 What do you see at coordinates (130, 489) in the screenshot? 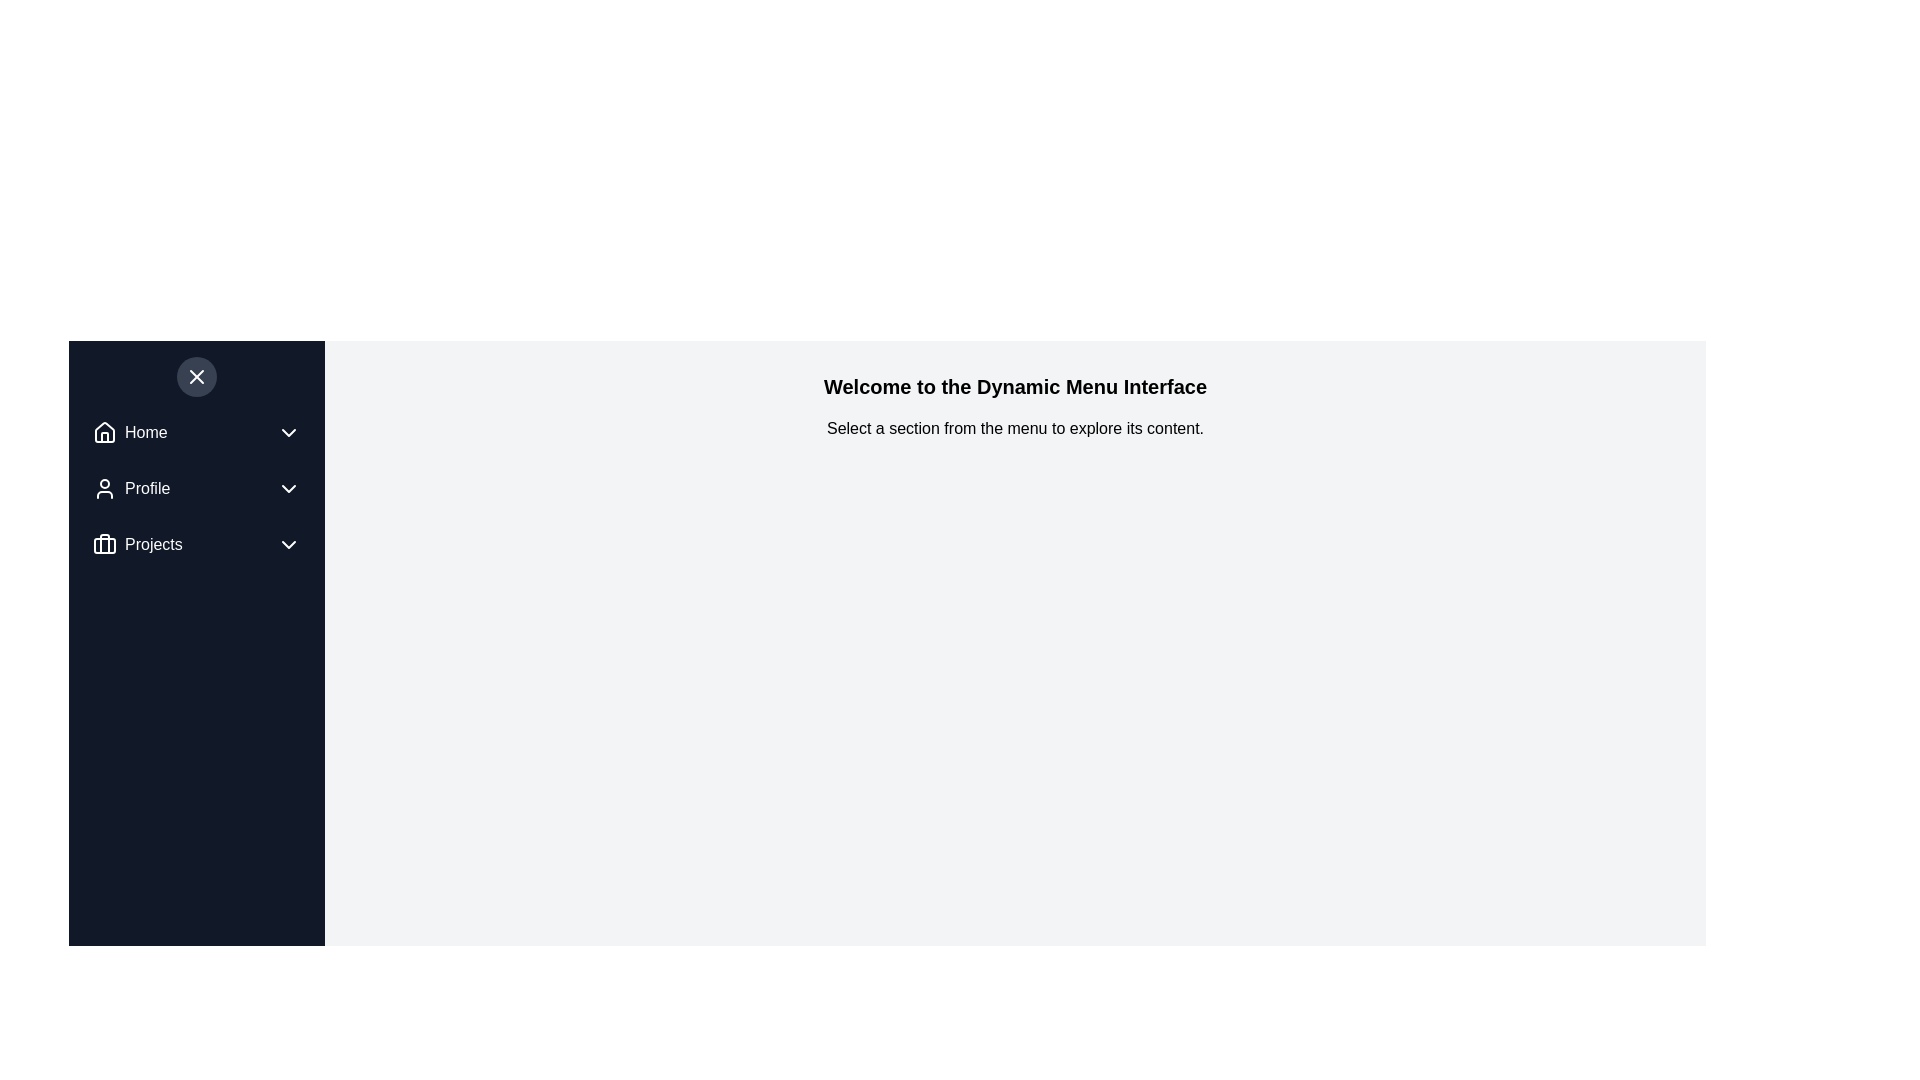
I see `the second menu item in the vertical list located in the left sidebar` at bounding box center [130, 489].